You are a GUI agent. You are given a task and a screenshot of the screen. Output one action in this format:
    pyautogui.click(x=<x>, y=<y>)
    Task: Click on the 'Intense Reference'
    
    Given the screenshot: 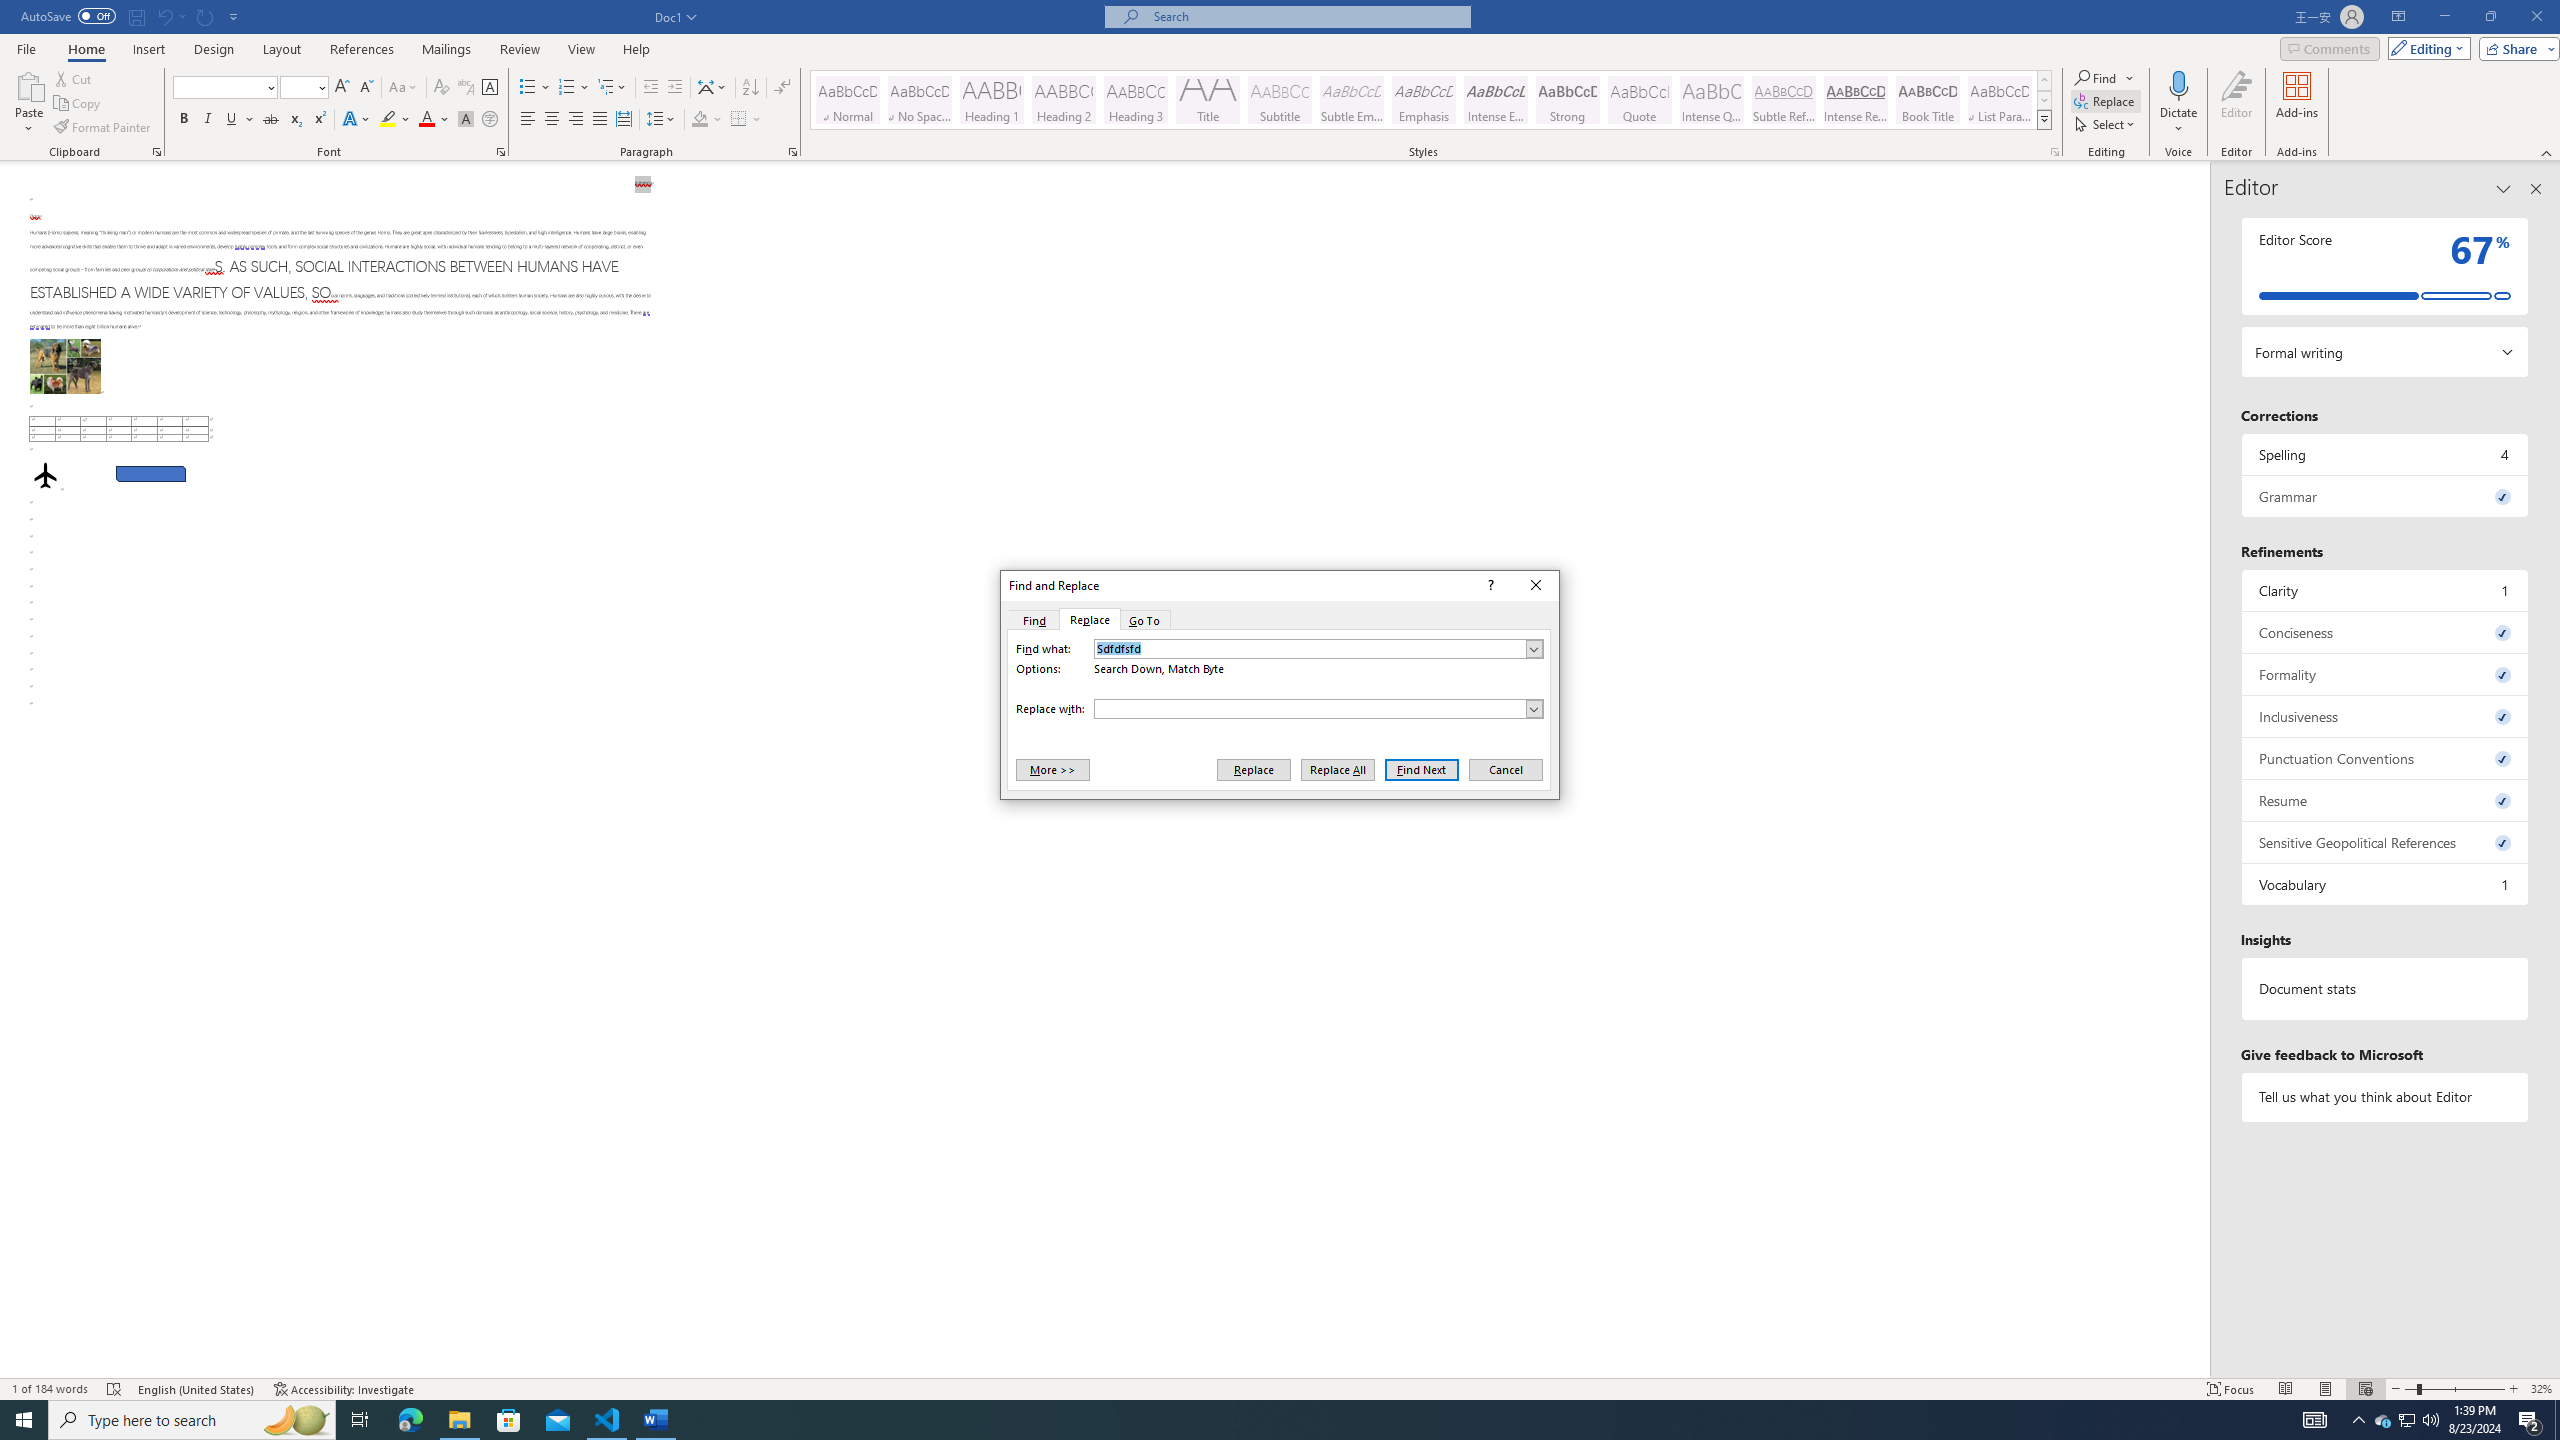 What is the action you would take?
    pyautogui.click(x=1855, y=99)
    